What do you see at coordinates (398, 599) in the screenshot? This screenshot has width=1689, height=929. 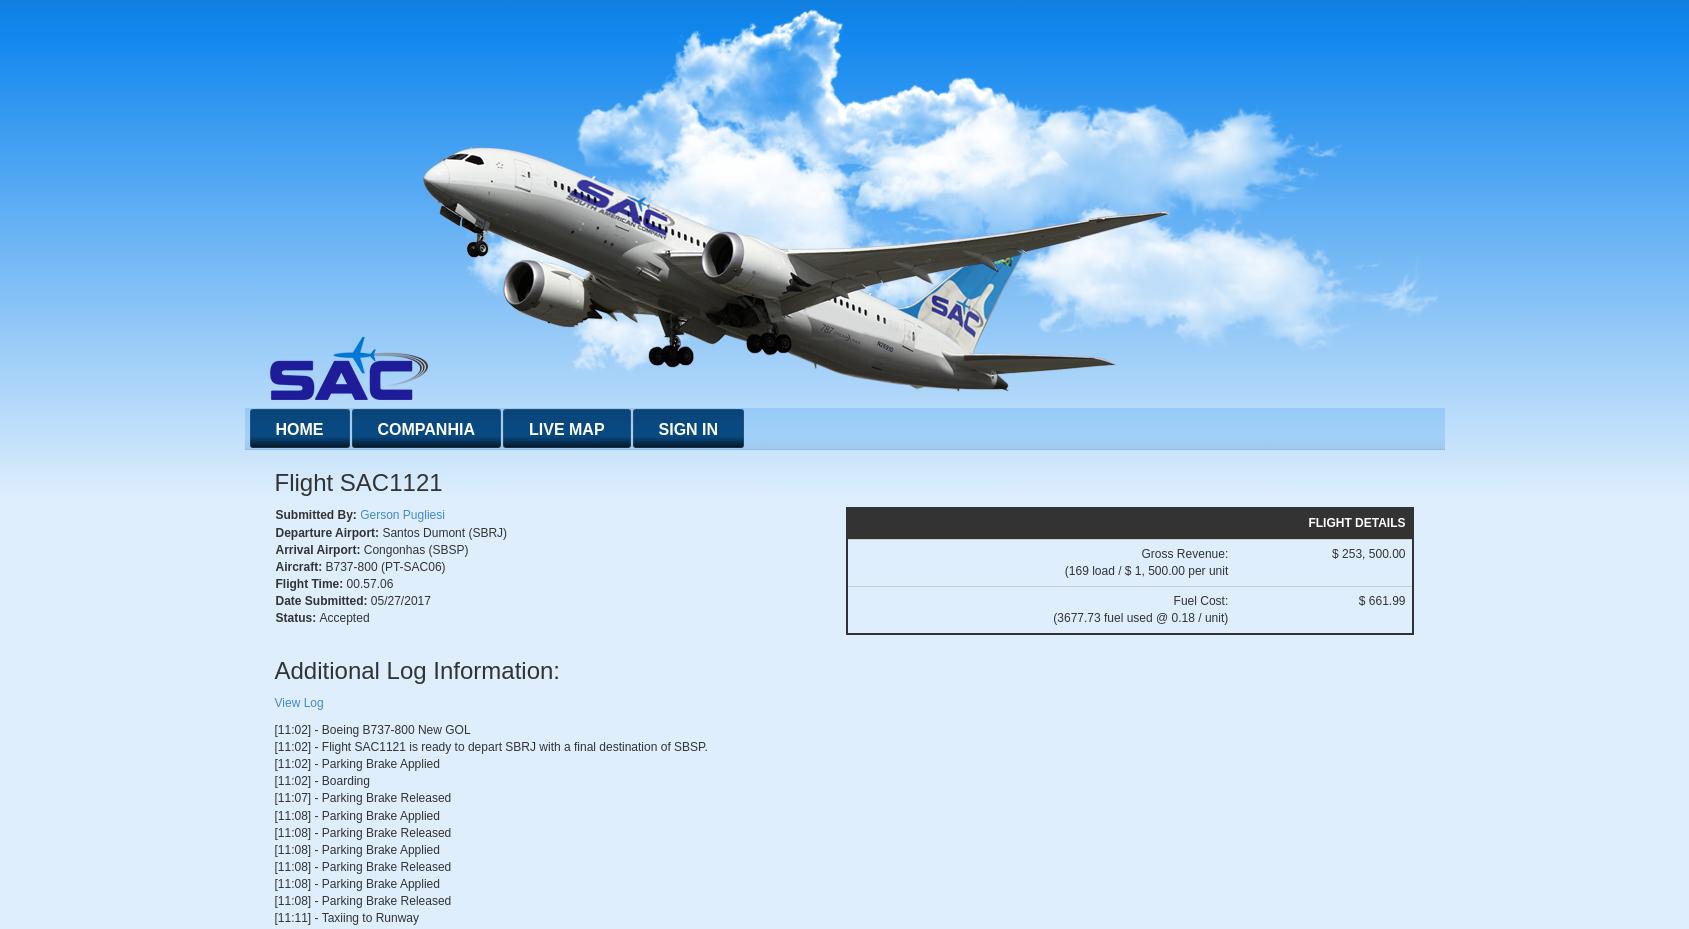 I see `'05/27/2017'` at bounding box center [398, 599].